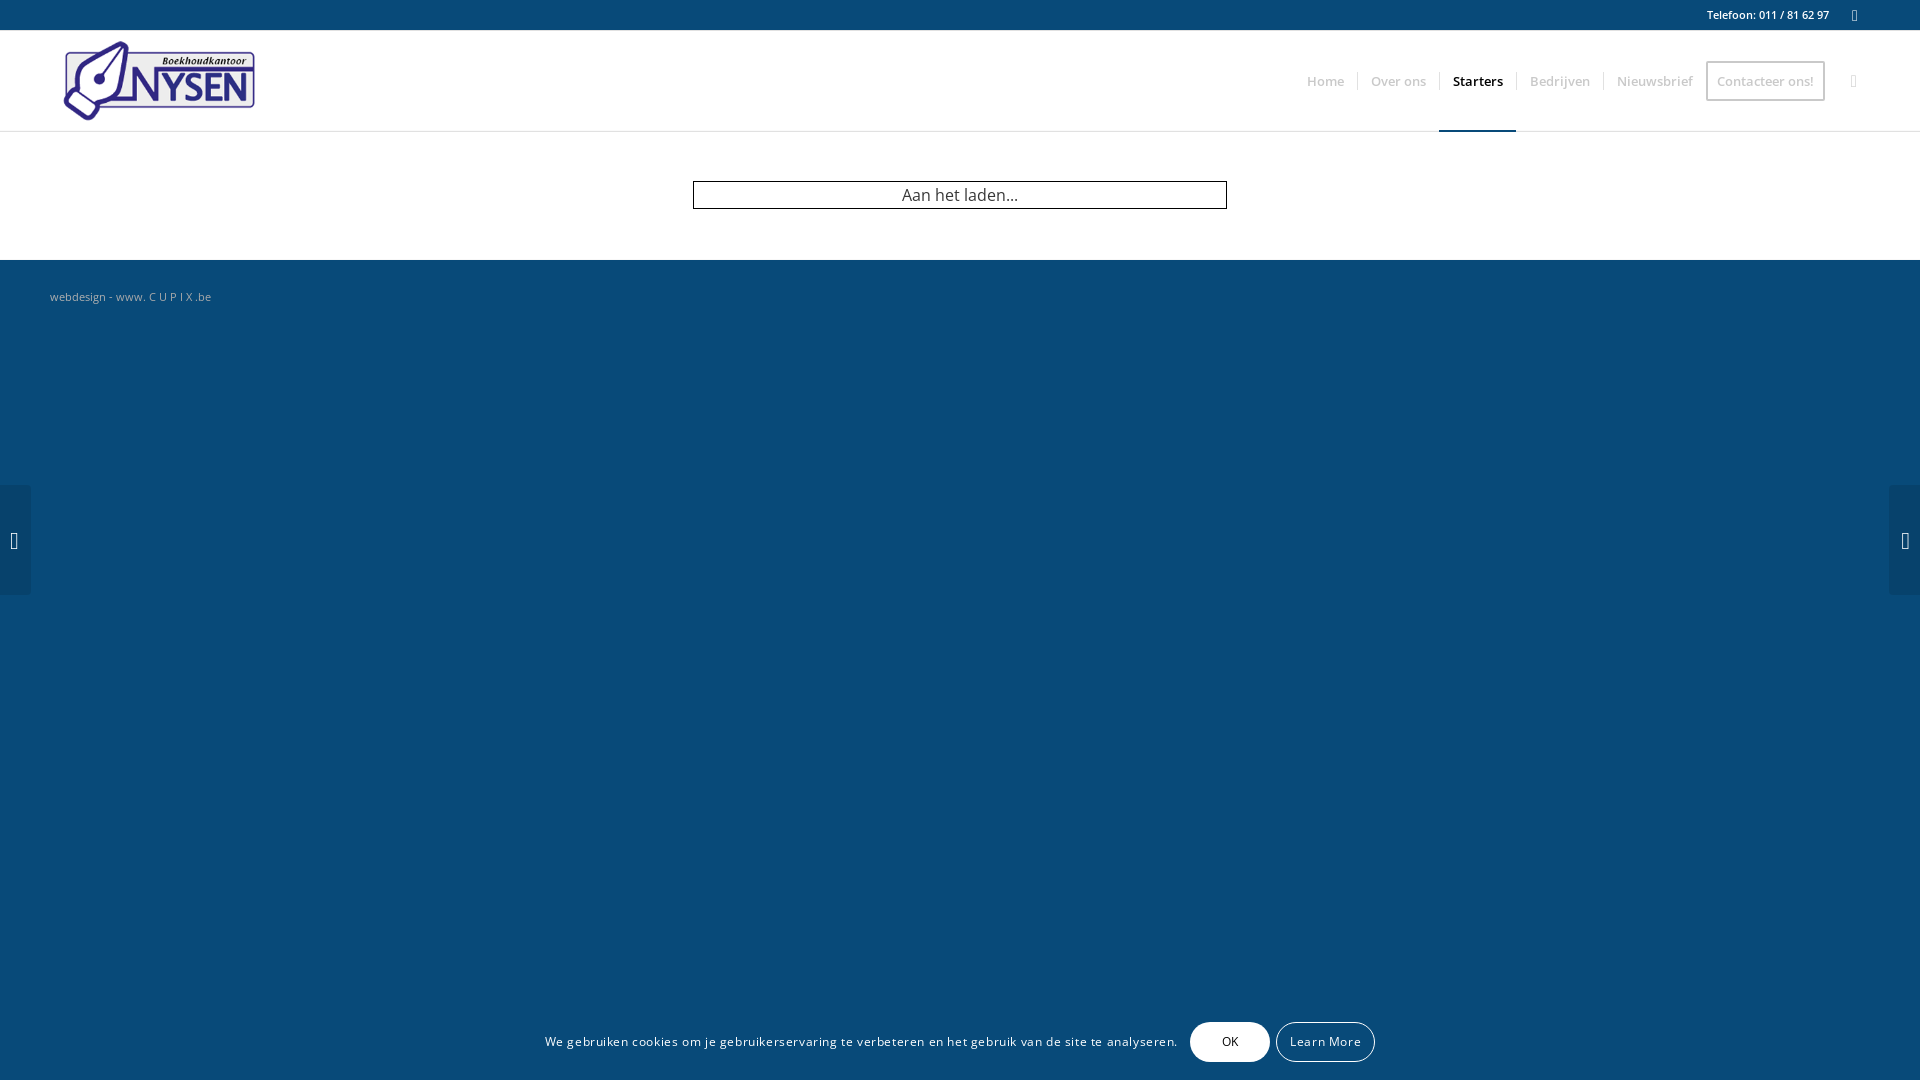 The image size is (1920, 1080). What do you see at coordinates (1853, 15) in the screenshot?
I see `'Facebook'` at bounding box center [1853, 15].